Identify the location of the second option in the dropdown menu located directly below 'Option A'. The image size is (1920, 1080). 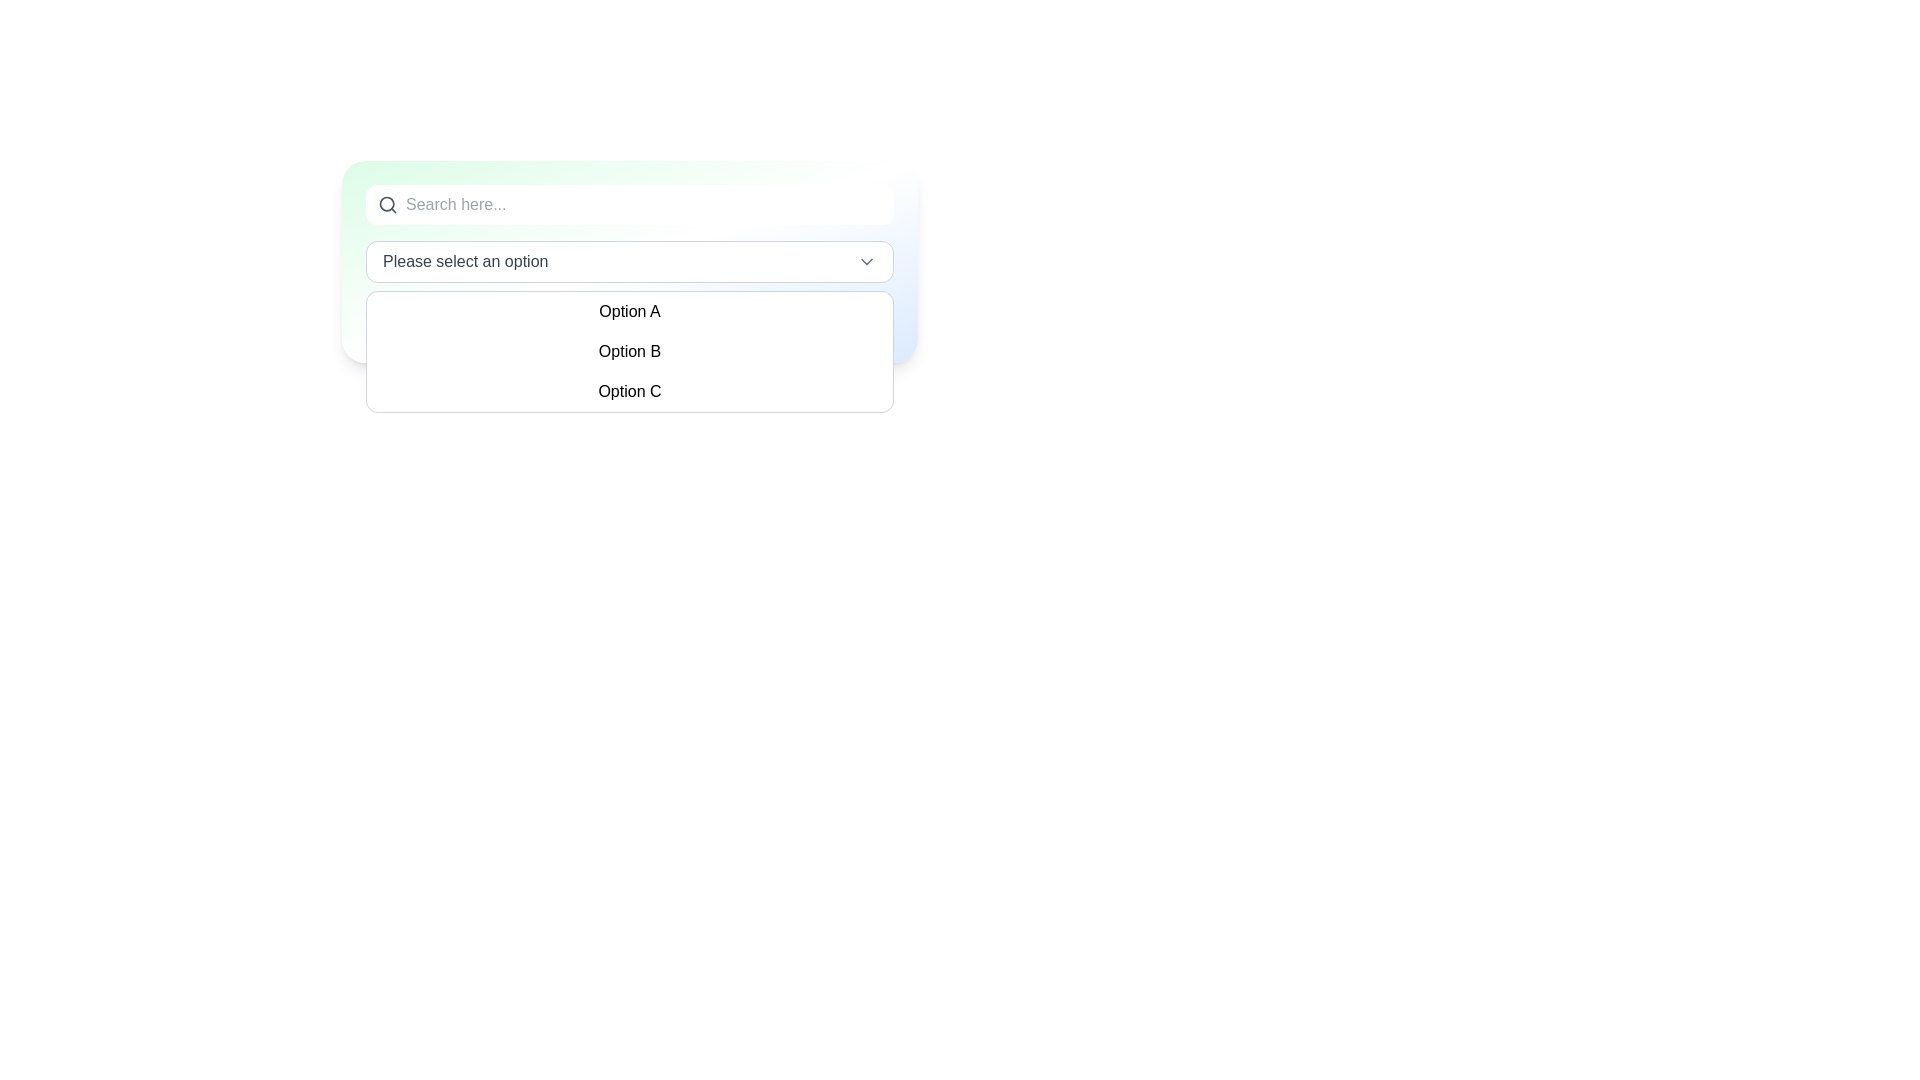
(628, 350).